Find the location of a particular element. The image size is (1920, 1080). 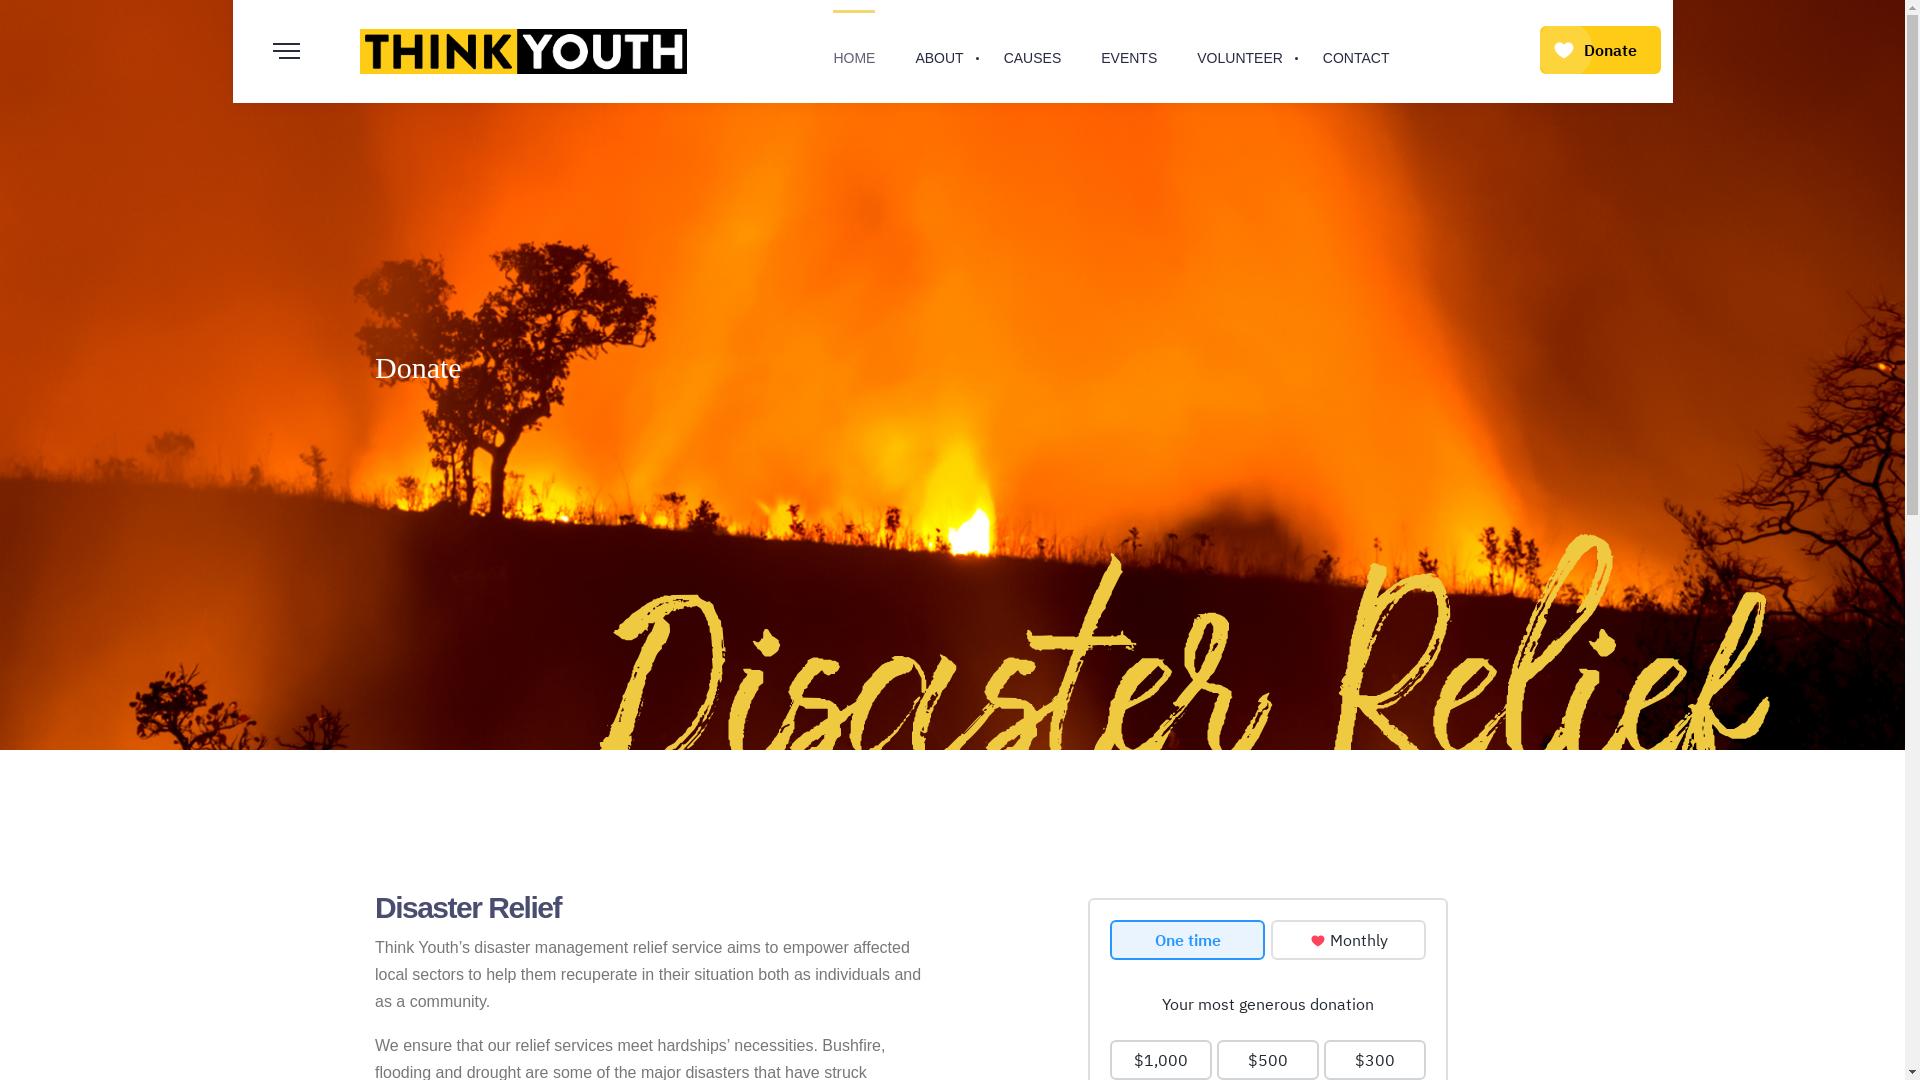

'CONTACT' is located at coordinates (1323, 50).